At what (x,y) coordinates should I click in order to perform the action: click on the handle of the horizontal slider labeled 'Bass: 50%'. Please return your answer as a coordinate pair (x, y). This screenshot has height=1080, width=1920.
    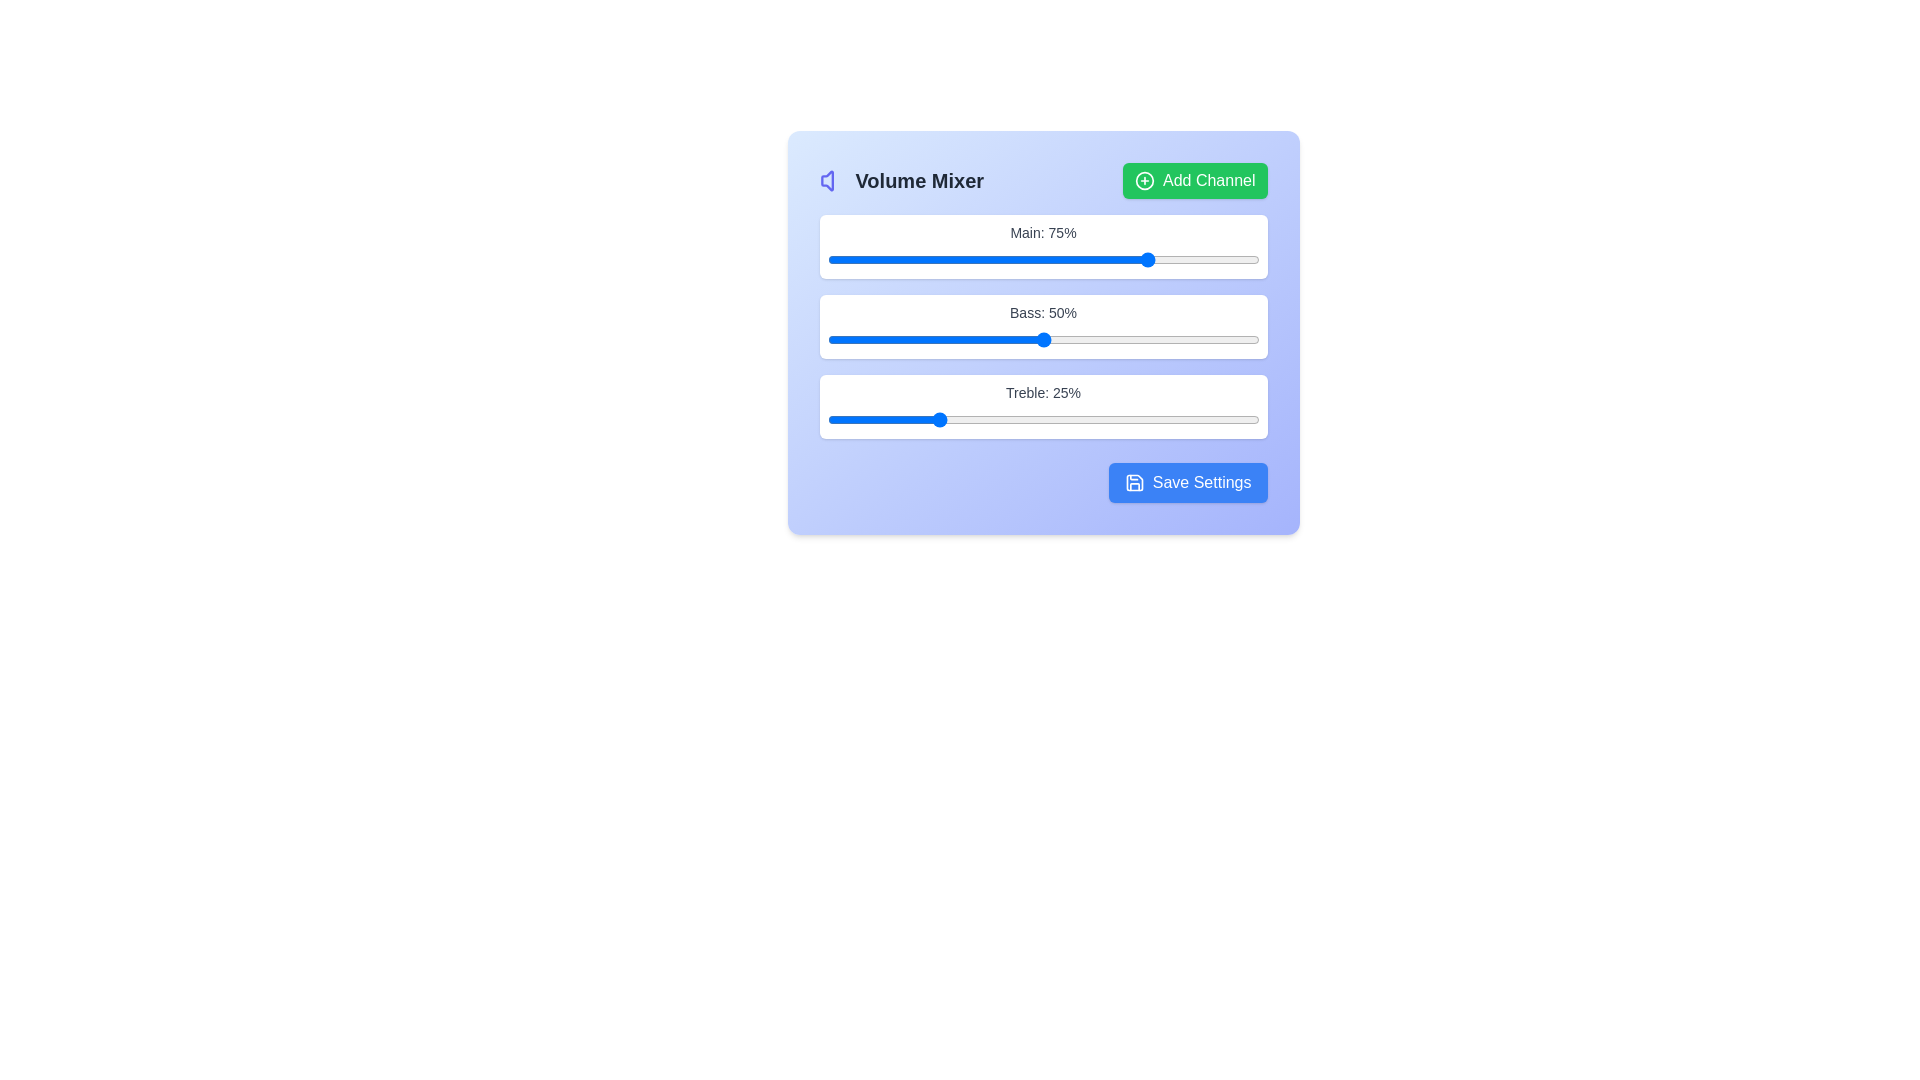
    Looking at the image, I should click on (1042, 338).